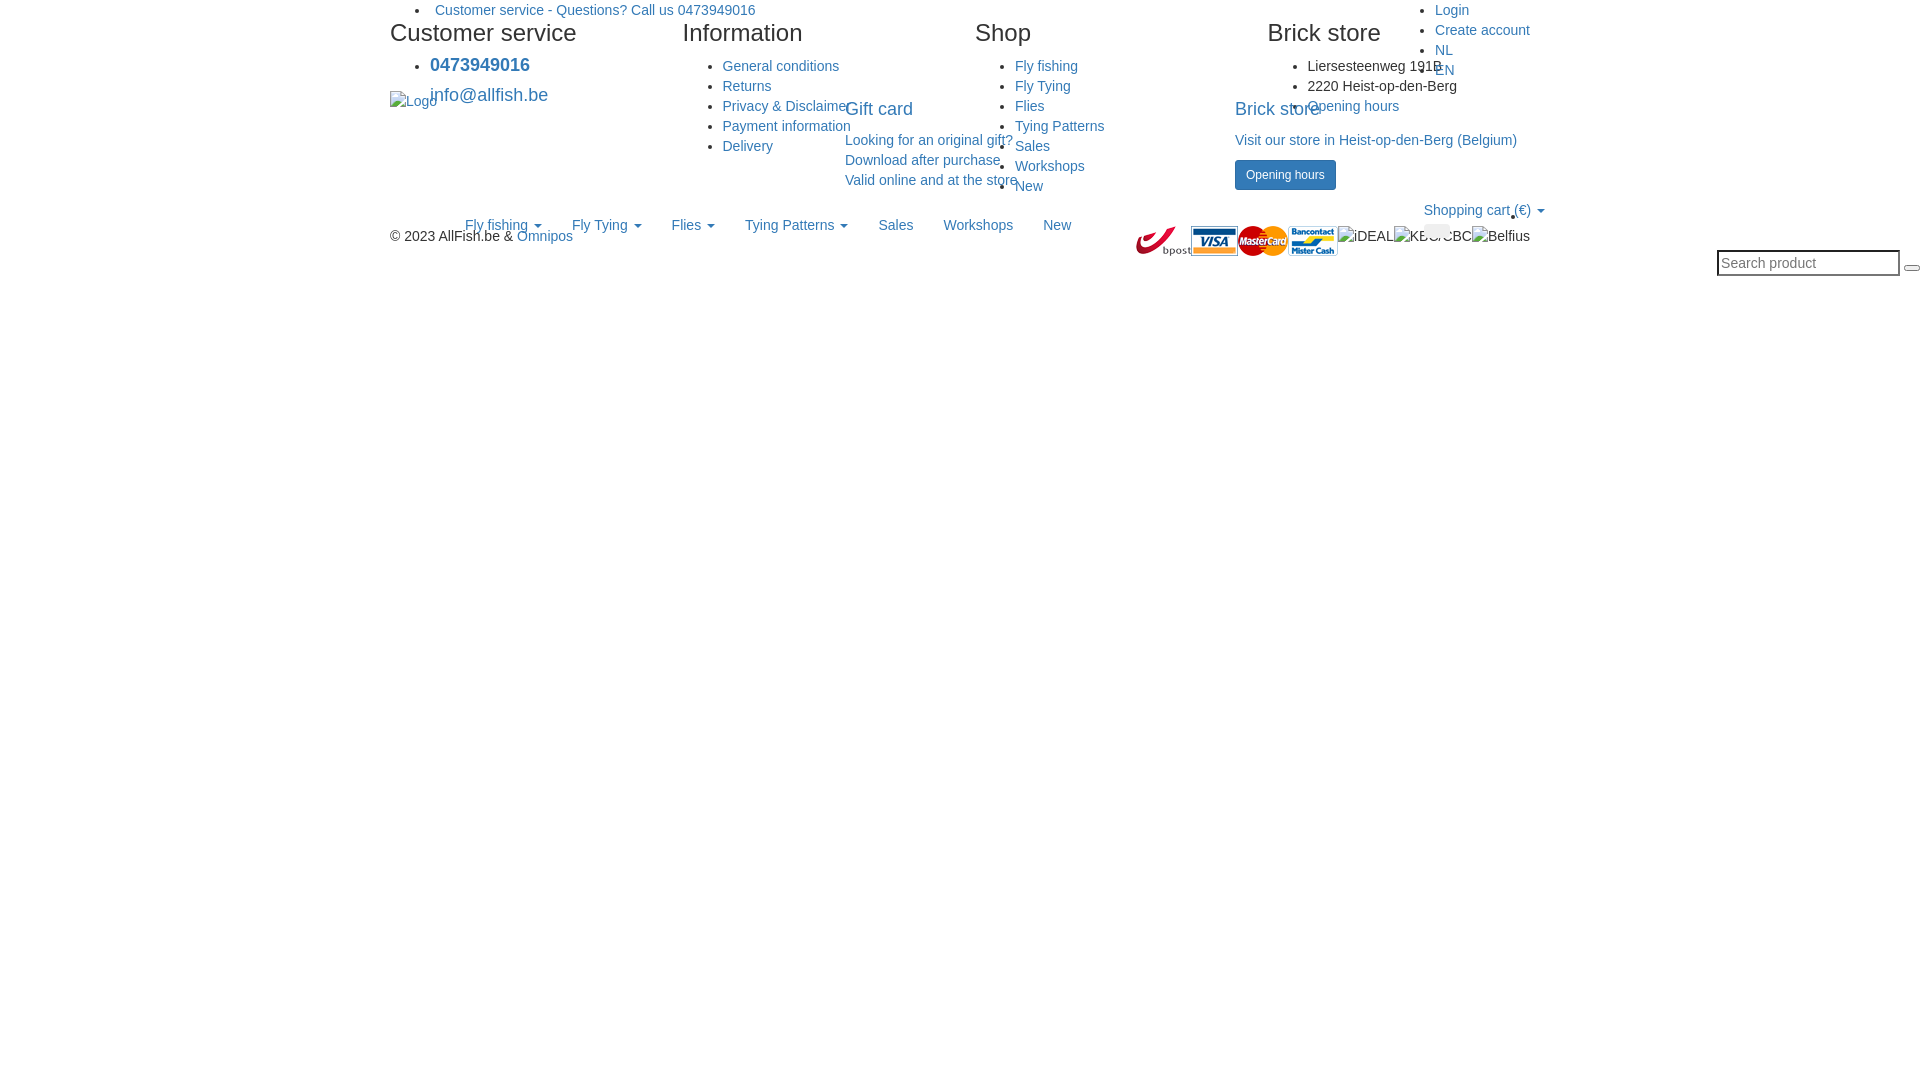  What do you see at coordinates (745, 84) in the screenshot?
I see `'Returns'` at bounding box center [745, 84].